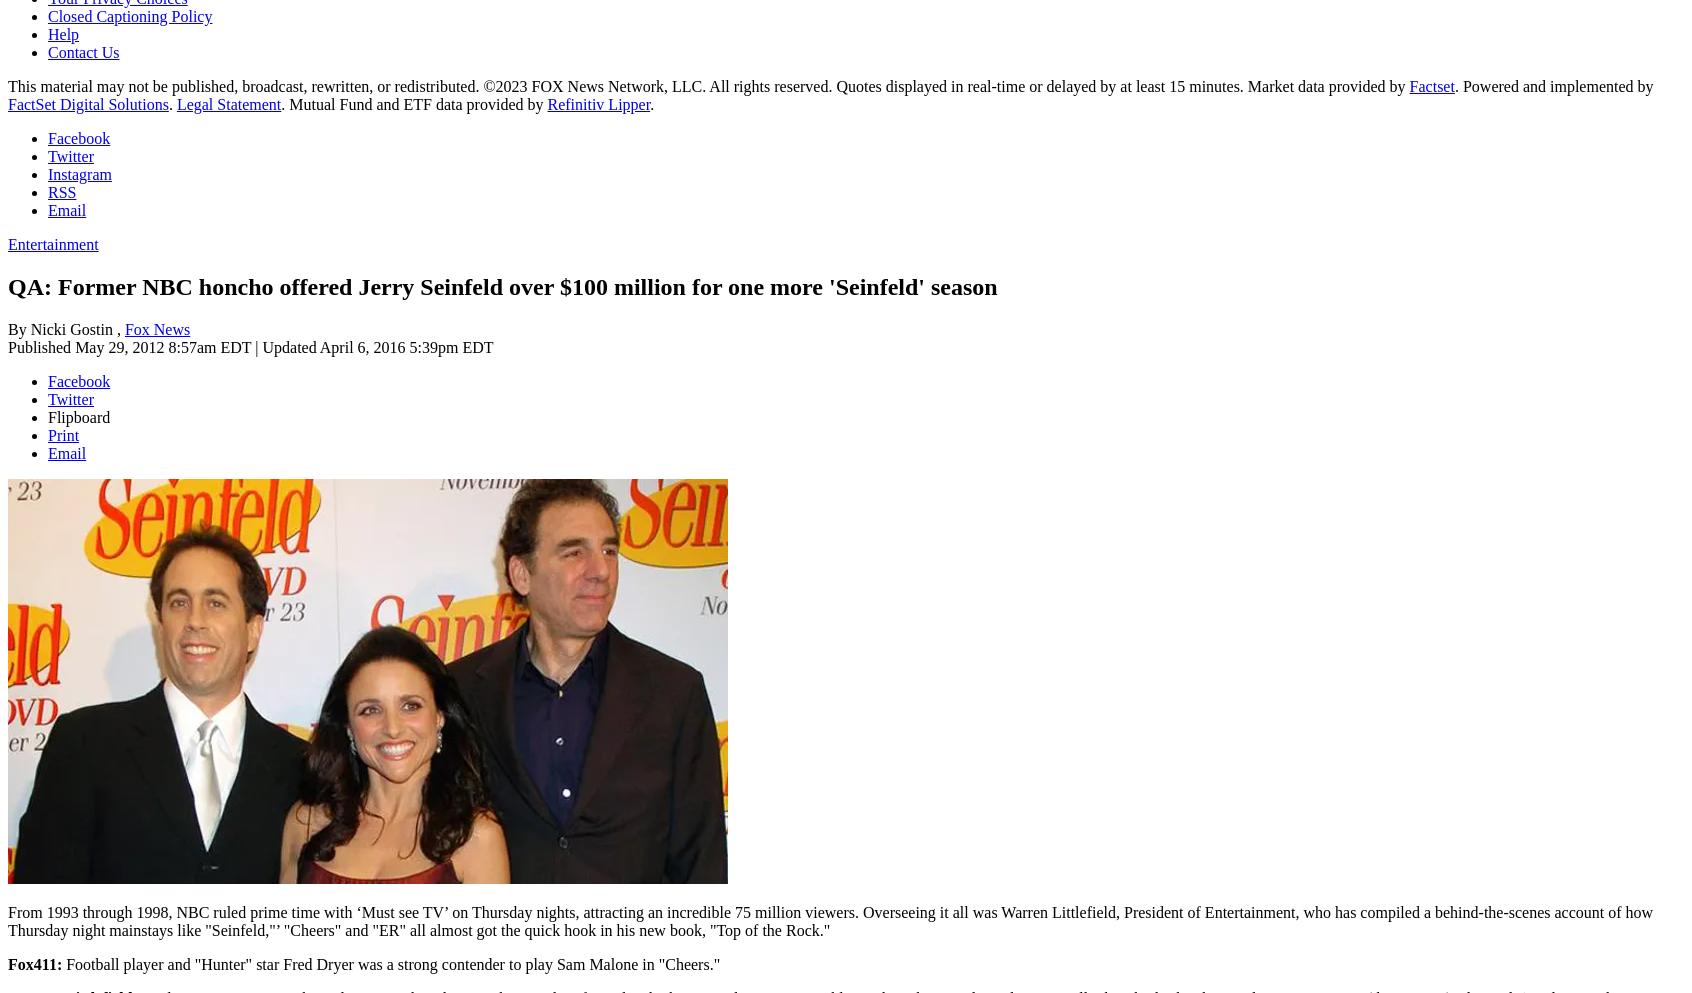 This screenshot has height=993, width=1692. Describe the element at coordinates (62, 32) in the screenshot. I see `'Help'` at that location.